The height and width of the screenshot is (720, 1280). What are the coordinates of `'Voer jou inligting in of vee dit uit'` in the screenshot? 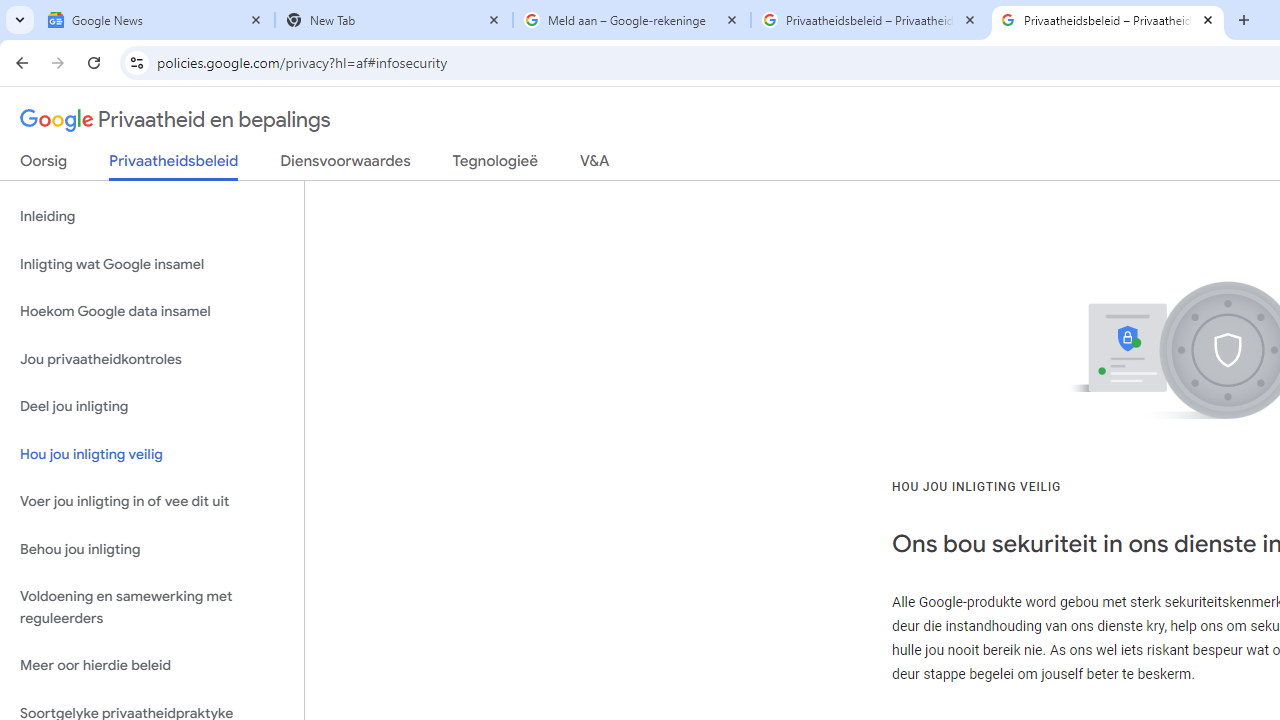 It's located at (151, 501).